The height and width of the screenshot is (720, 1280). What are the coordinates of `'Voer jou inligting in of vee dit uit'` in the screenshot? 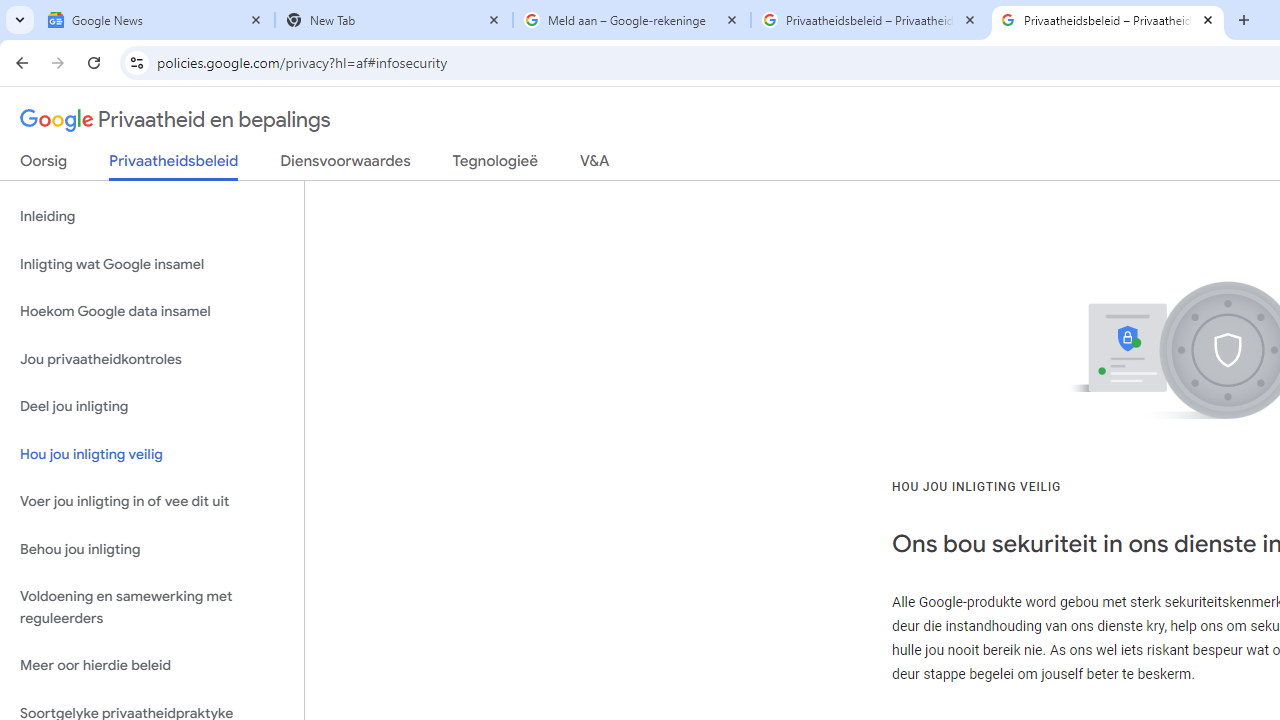 It's located at (151, 501).